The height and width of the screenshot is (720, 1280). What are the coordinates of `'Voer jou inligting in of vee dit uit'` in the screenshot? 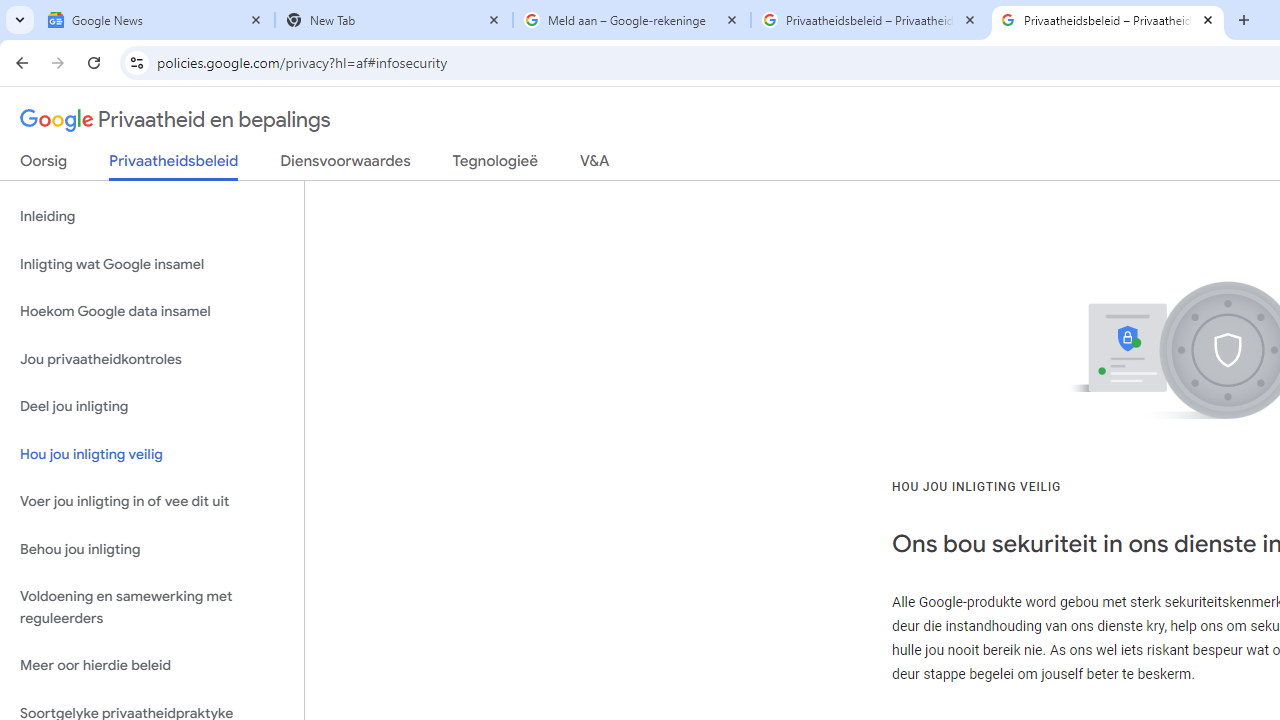 It's located at (151, 501).